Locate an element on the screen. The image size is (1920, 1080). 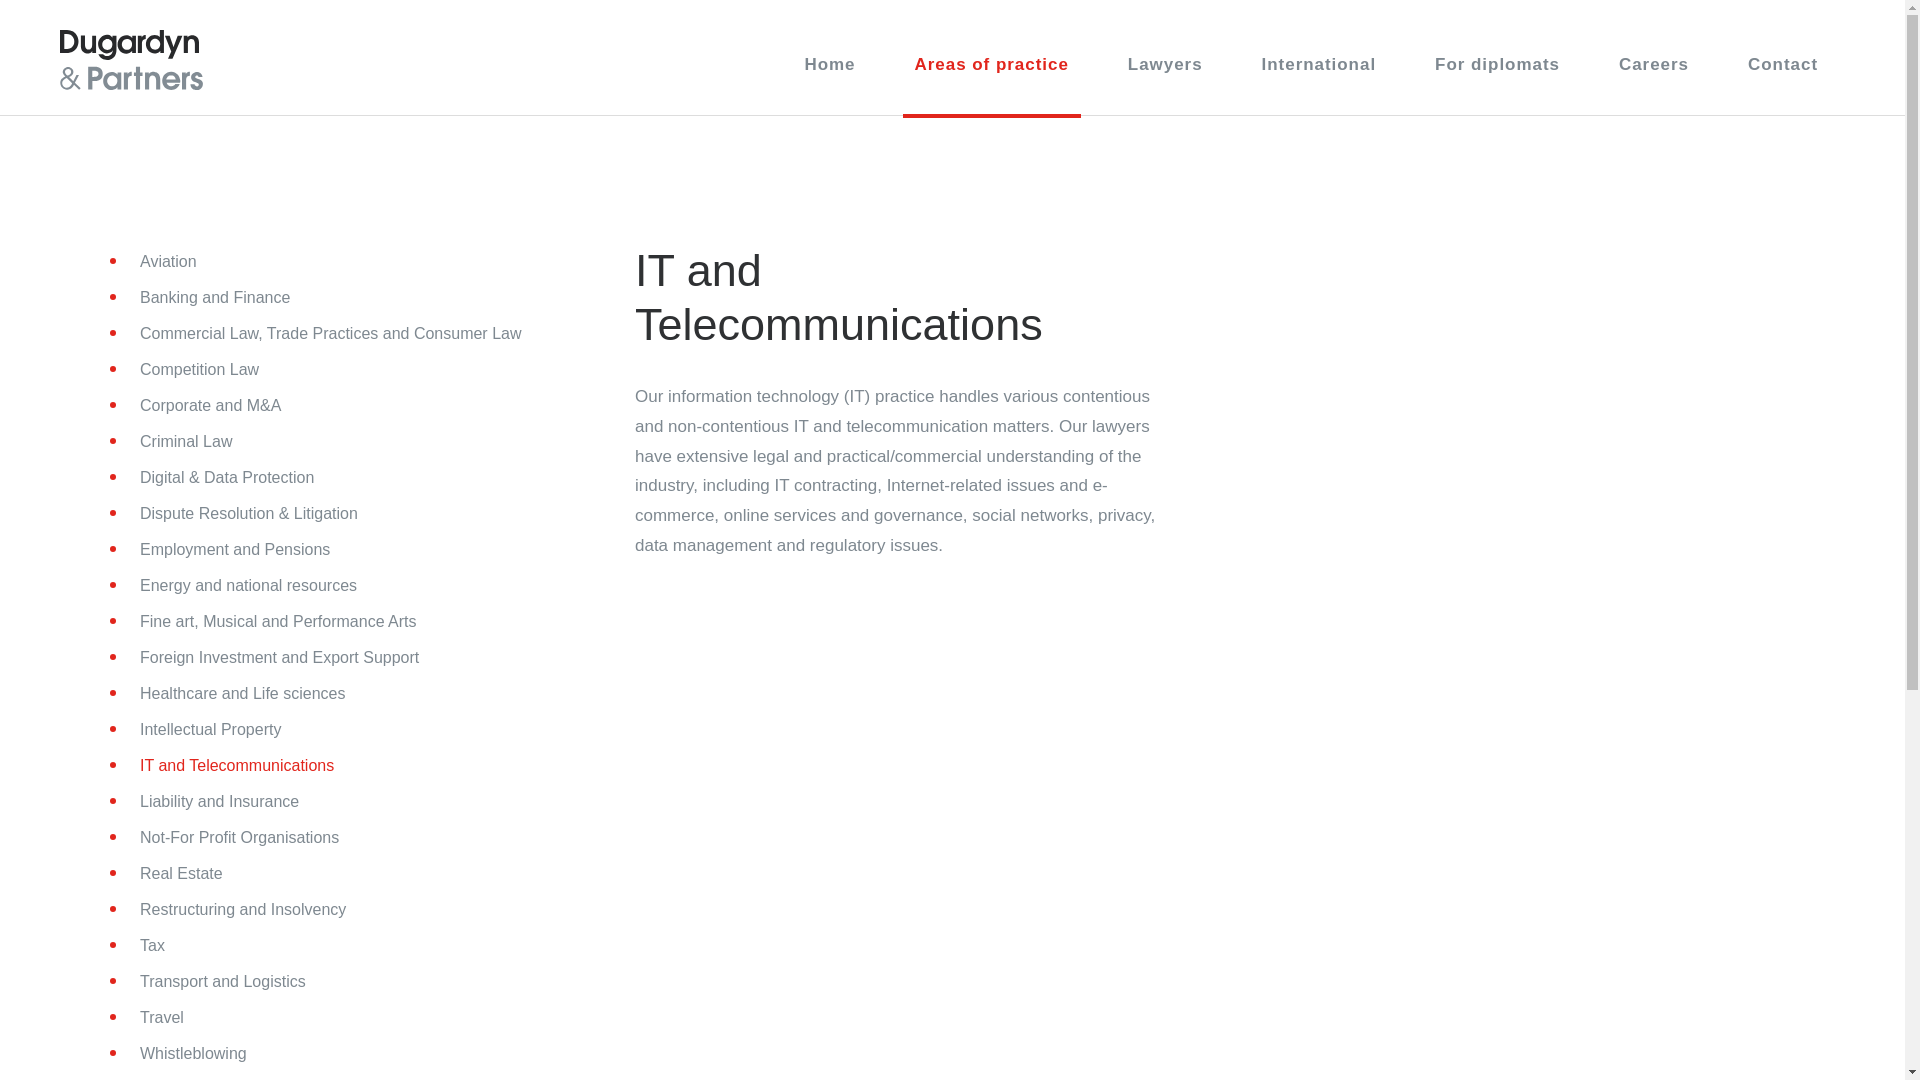
'Healthcare and Life sciences' is located at coordinates (229, 693).